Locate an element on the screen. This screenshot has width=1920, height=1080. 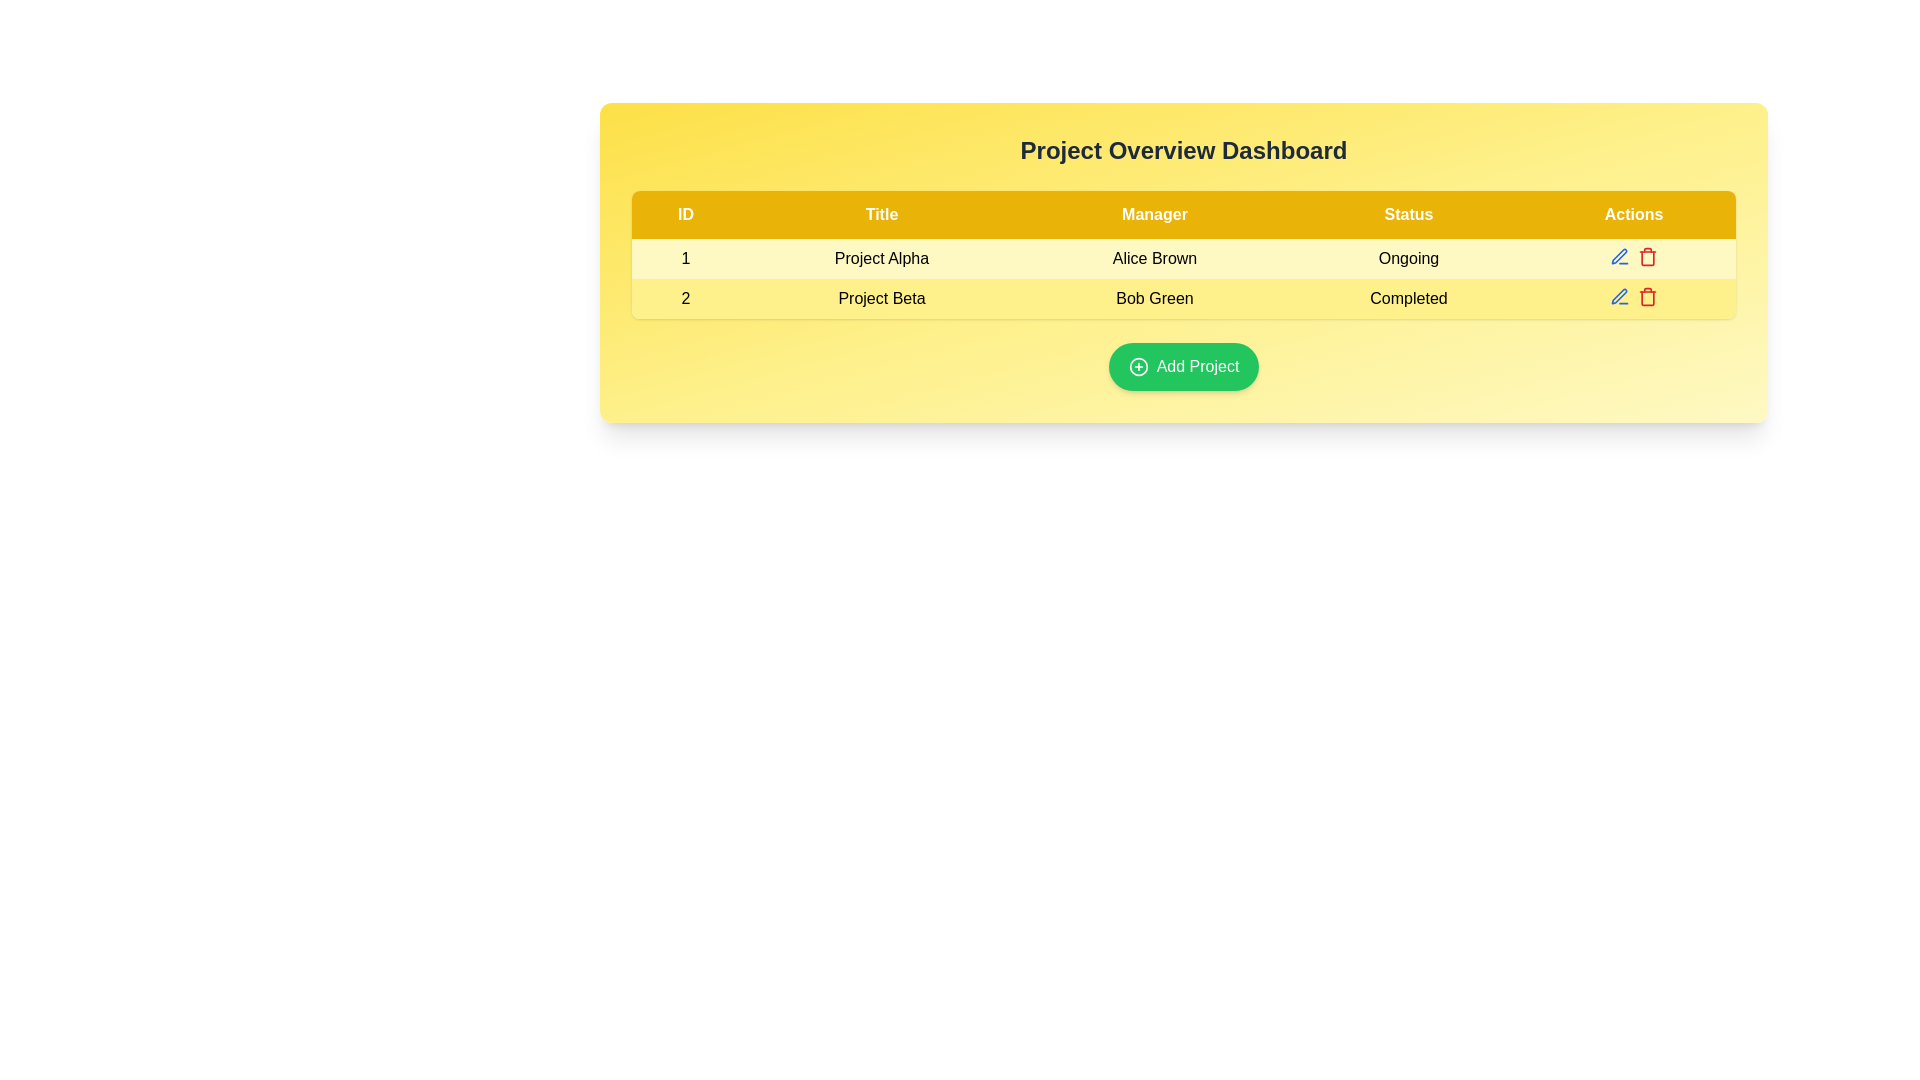
the Edit Button Icon, which resembles a pen and is is located at coordinates (1619, 255).